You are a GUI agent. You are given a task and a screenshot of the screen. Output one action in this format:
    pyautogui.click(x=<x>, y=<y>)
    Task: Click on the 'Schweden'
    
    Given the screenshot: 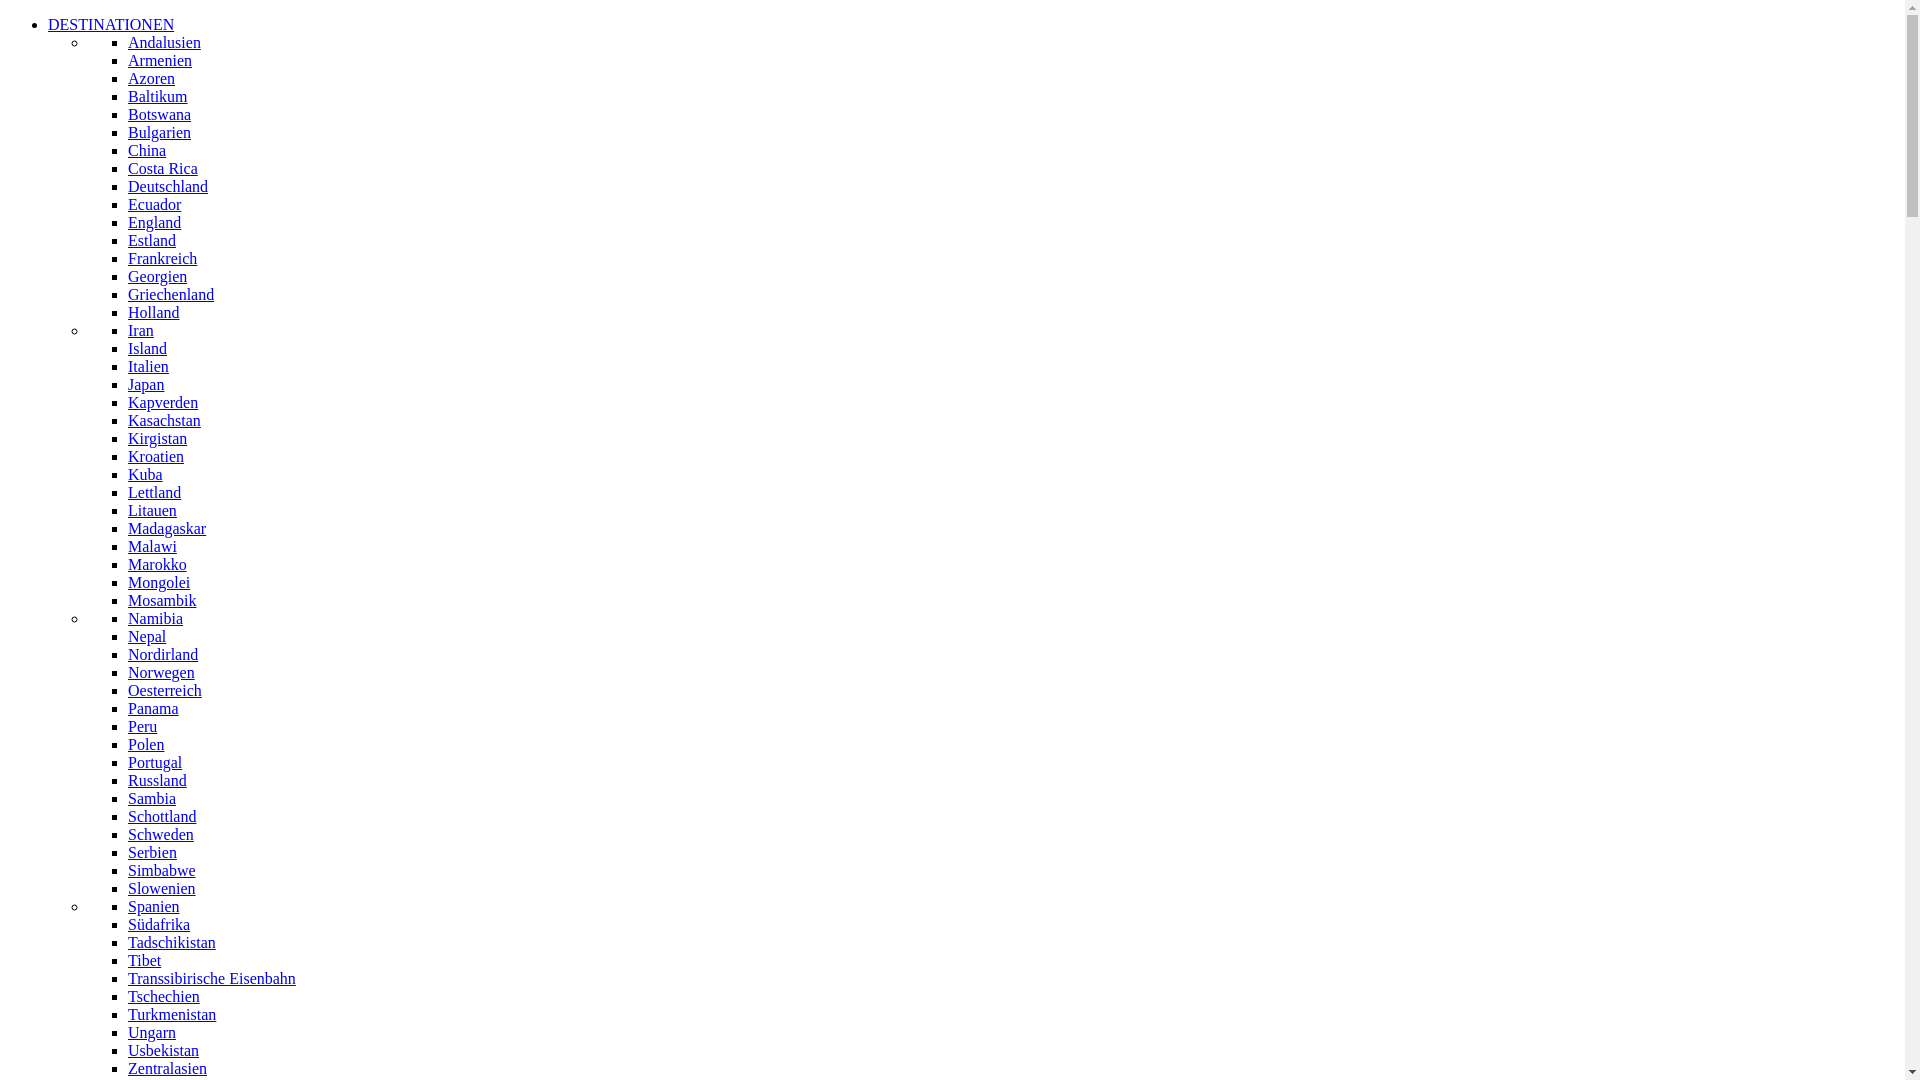 What is the action you would take?
    pyautogui.click(x=161, y=834)
    